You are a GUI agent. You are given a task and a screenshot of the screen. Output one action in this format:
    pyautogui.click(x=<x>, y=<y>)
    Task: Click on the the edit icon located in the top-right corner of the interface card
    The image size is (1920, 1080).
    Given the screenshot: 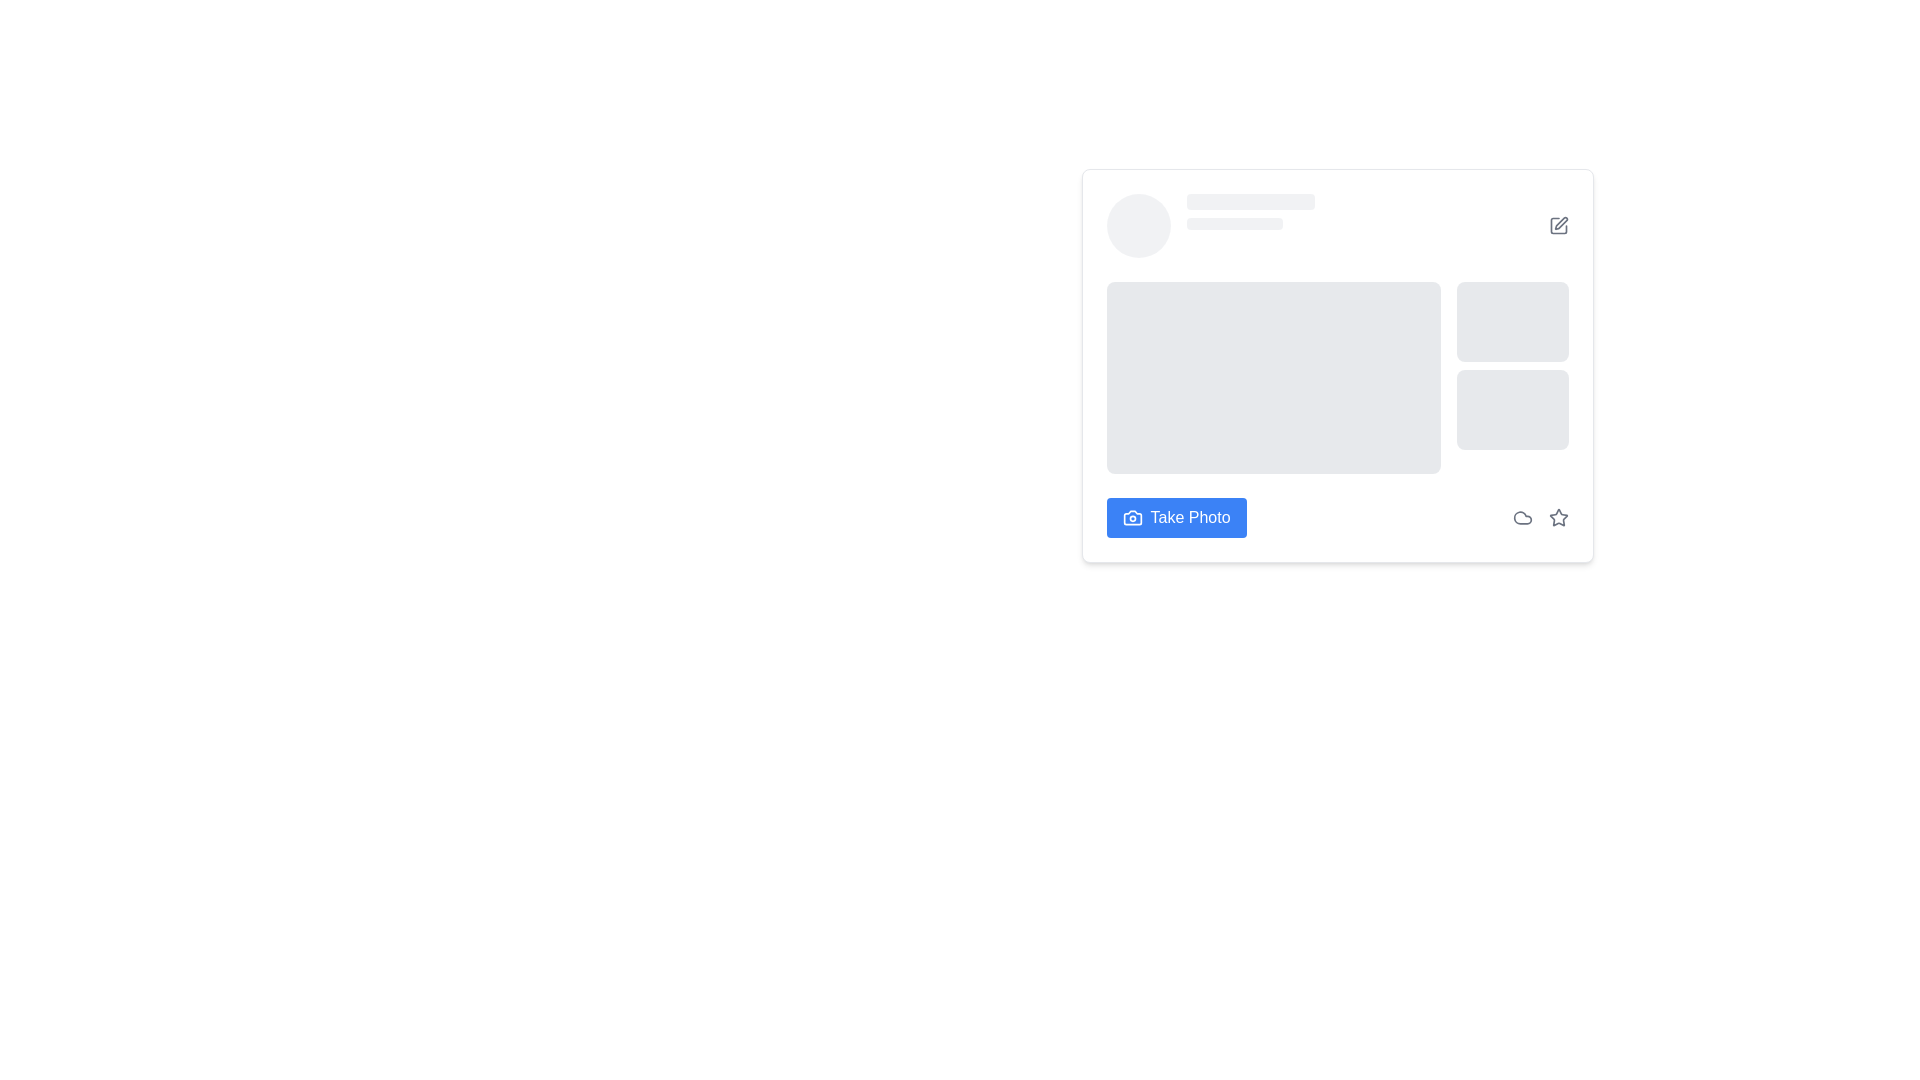 What is the action you would take?
    pyautogui.click(x=1559, y=223)
    